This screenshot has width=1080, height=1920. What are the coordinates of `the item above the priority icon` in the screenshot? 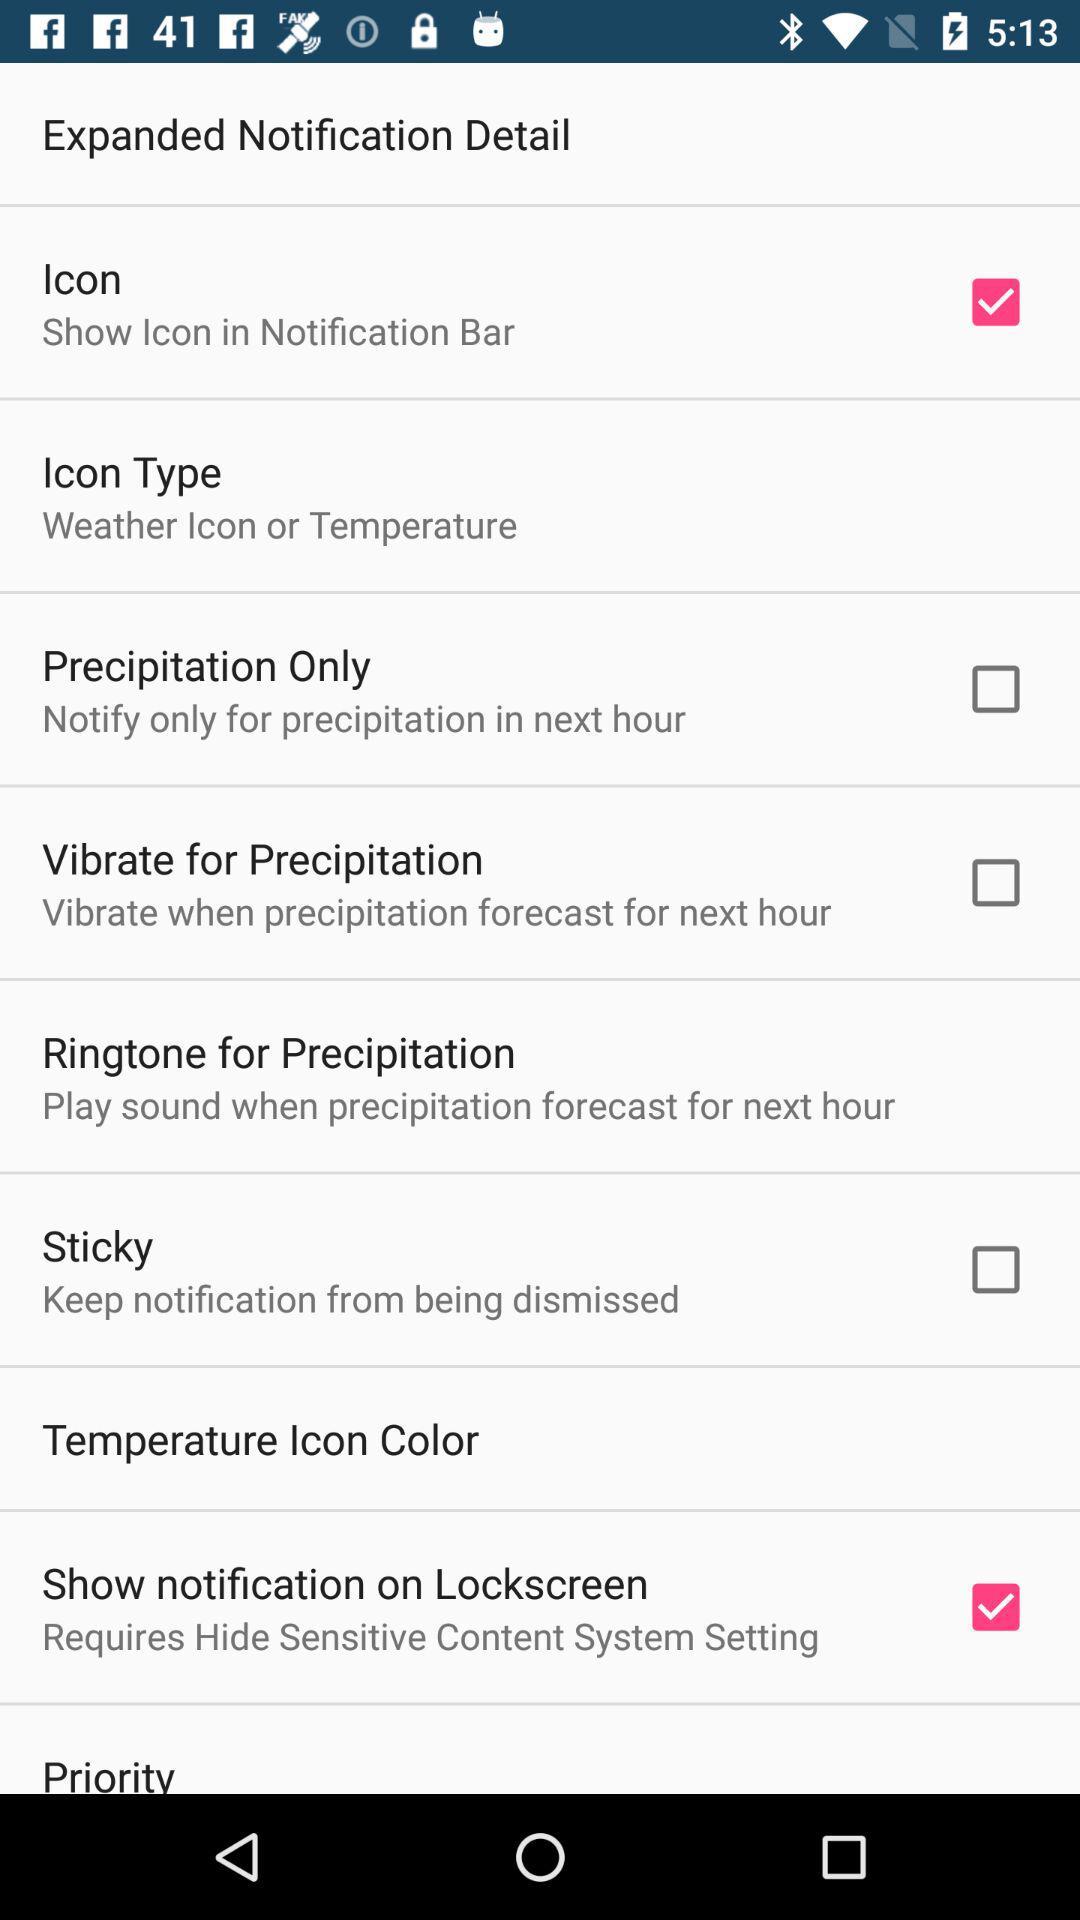 It's located at (429, 1635).